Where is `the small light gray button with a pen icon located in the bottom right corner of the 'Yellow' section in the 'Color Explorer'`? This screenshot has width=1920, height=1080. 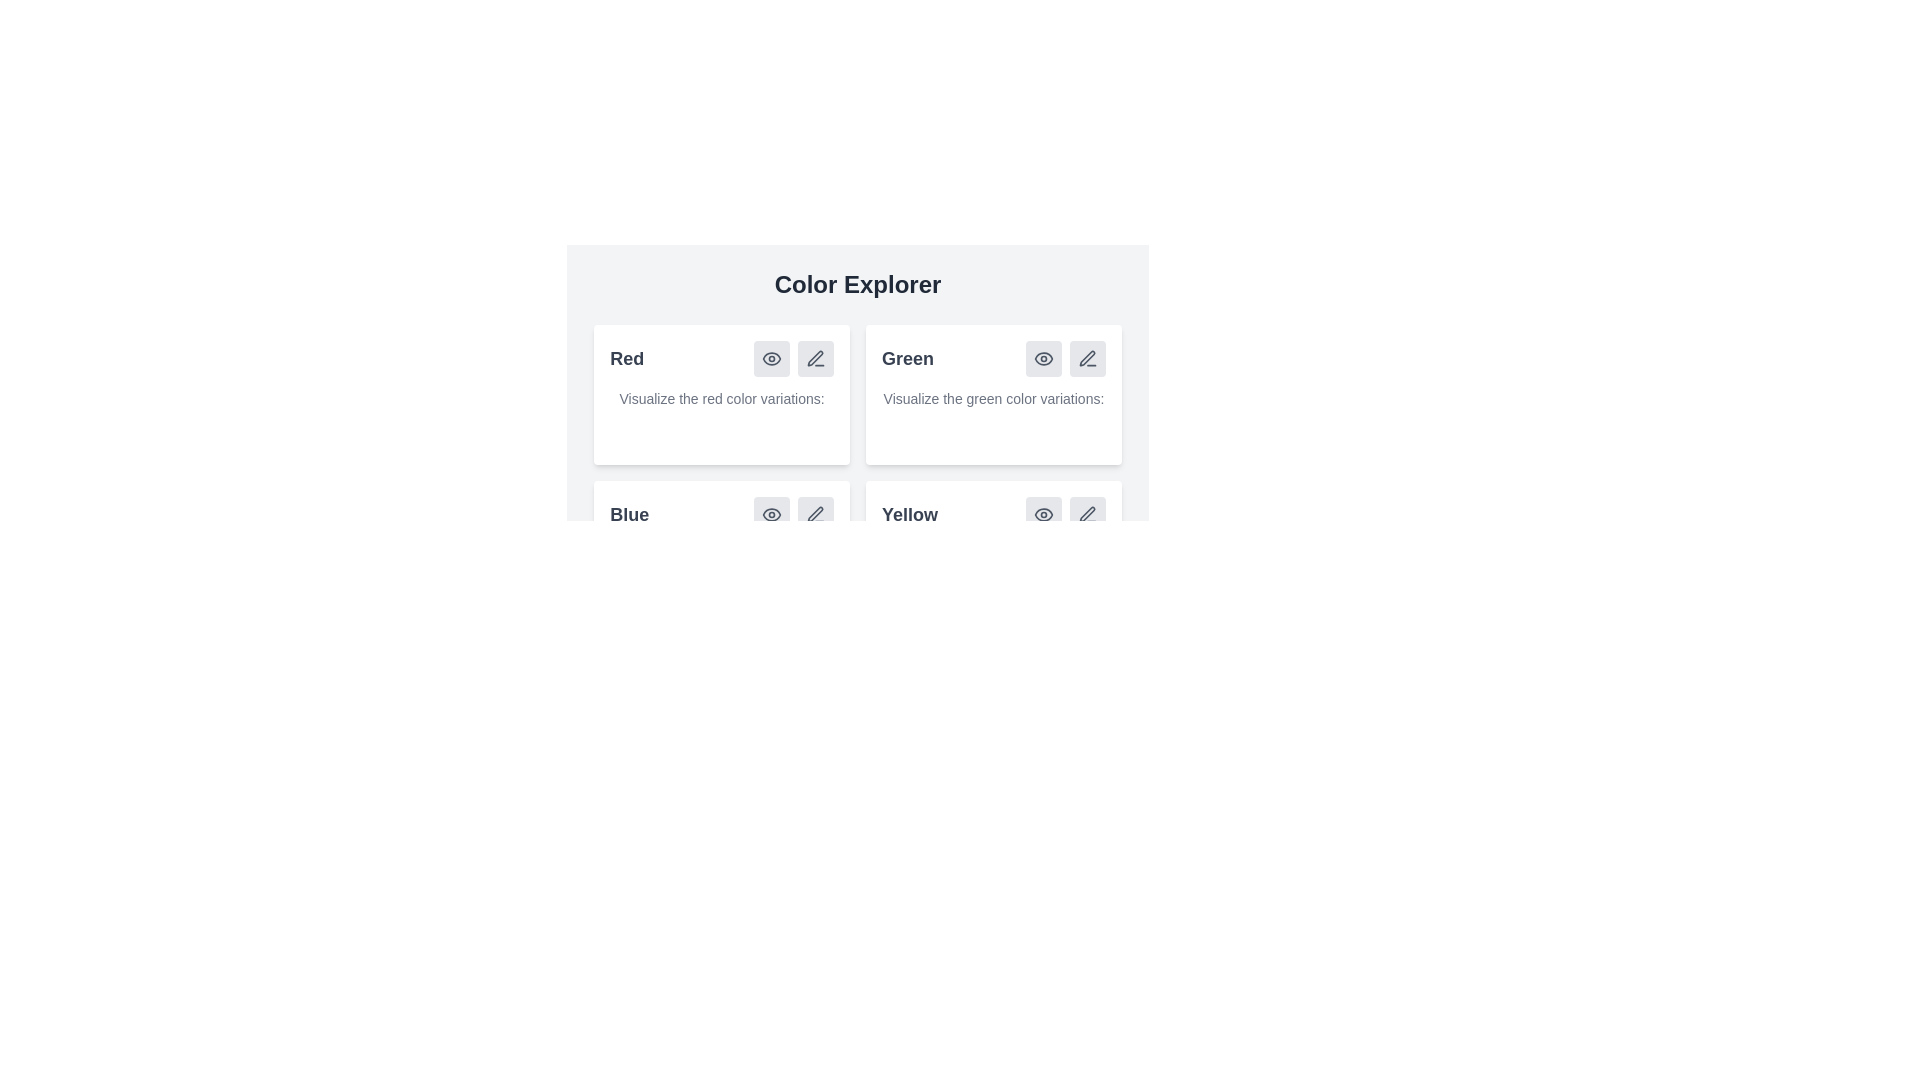 the small light gray button with a pen icon located in the bottom right corner of the 'Yellow' section in the 'Color Explorer' is located at coordinates (1085, 514).